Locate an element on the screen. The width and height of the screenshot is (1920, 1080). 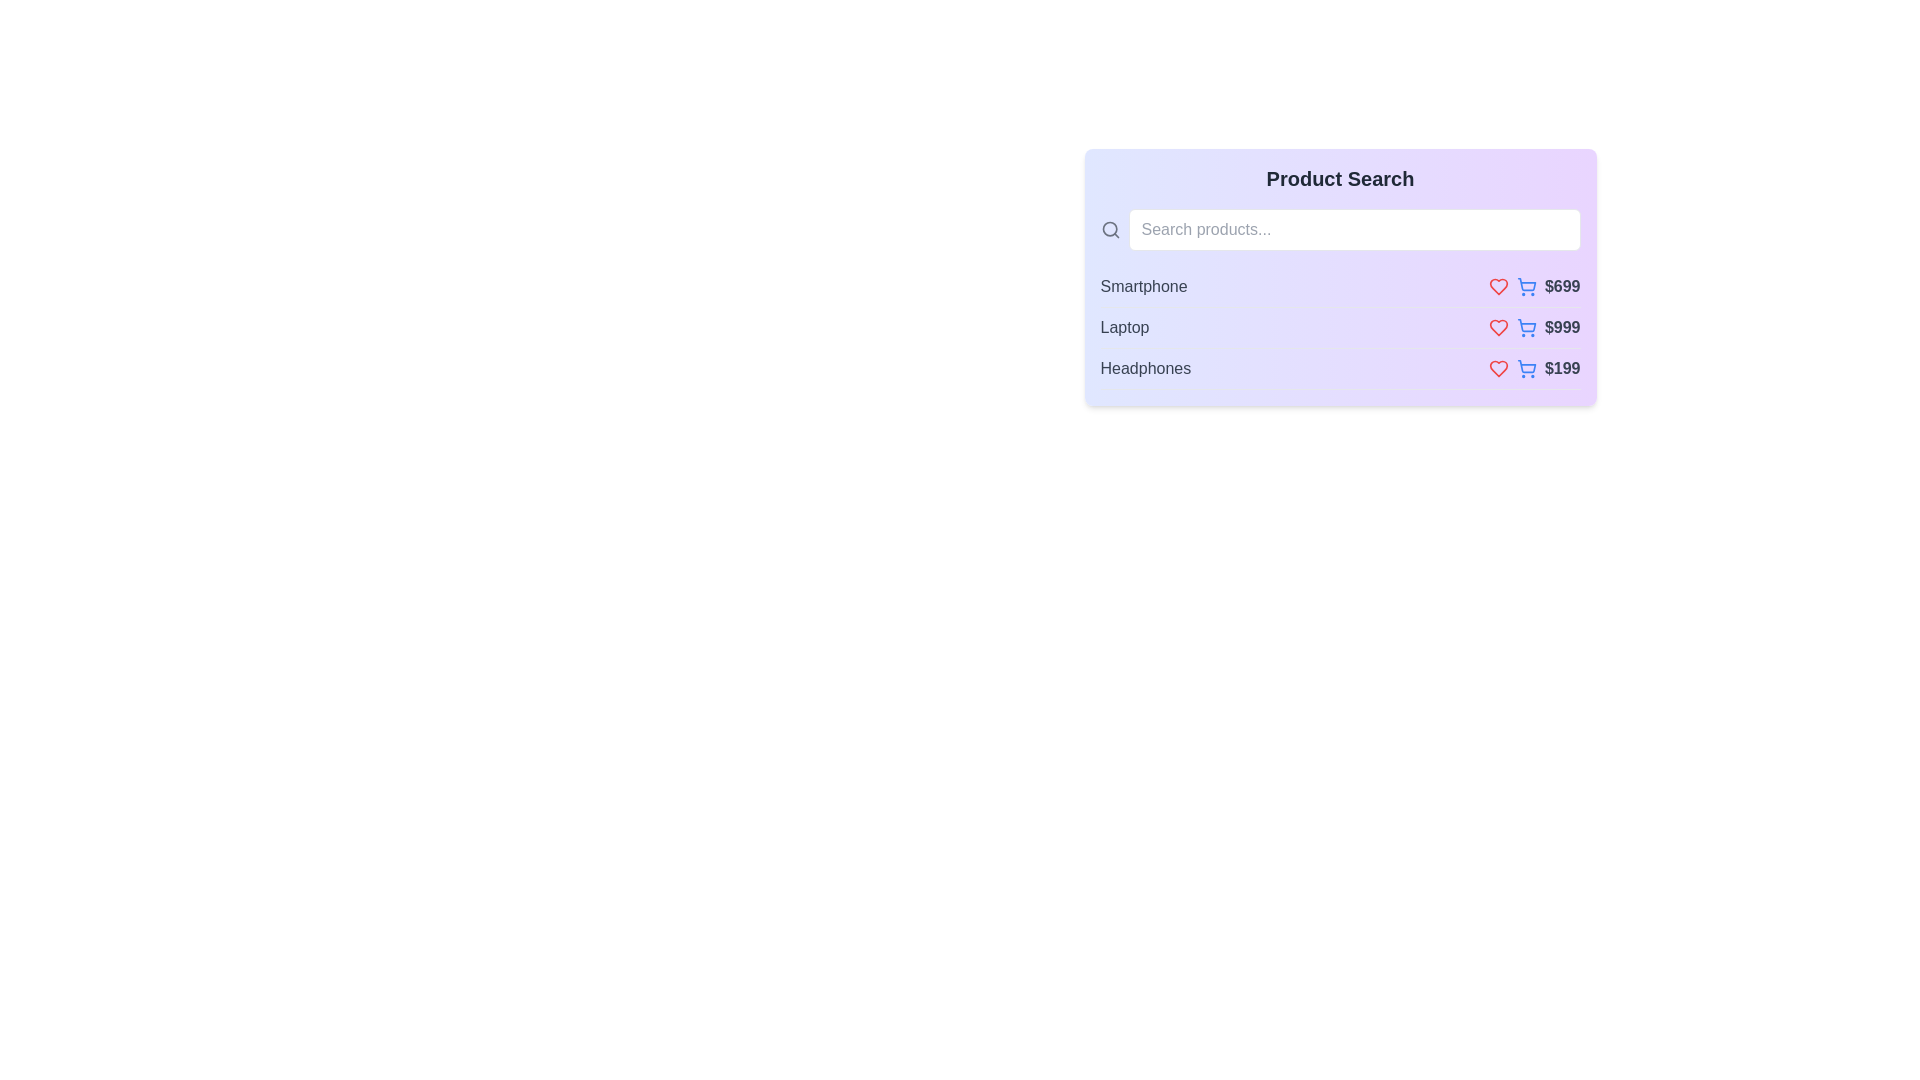
the shopping cart icon with a blue outline is located at coordinates (1525, 366).